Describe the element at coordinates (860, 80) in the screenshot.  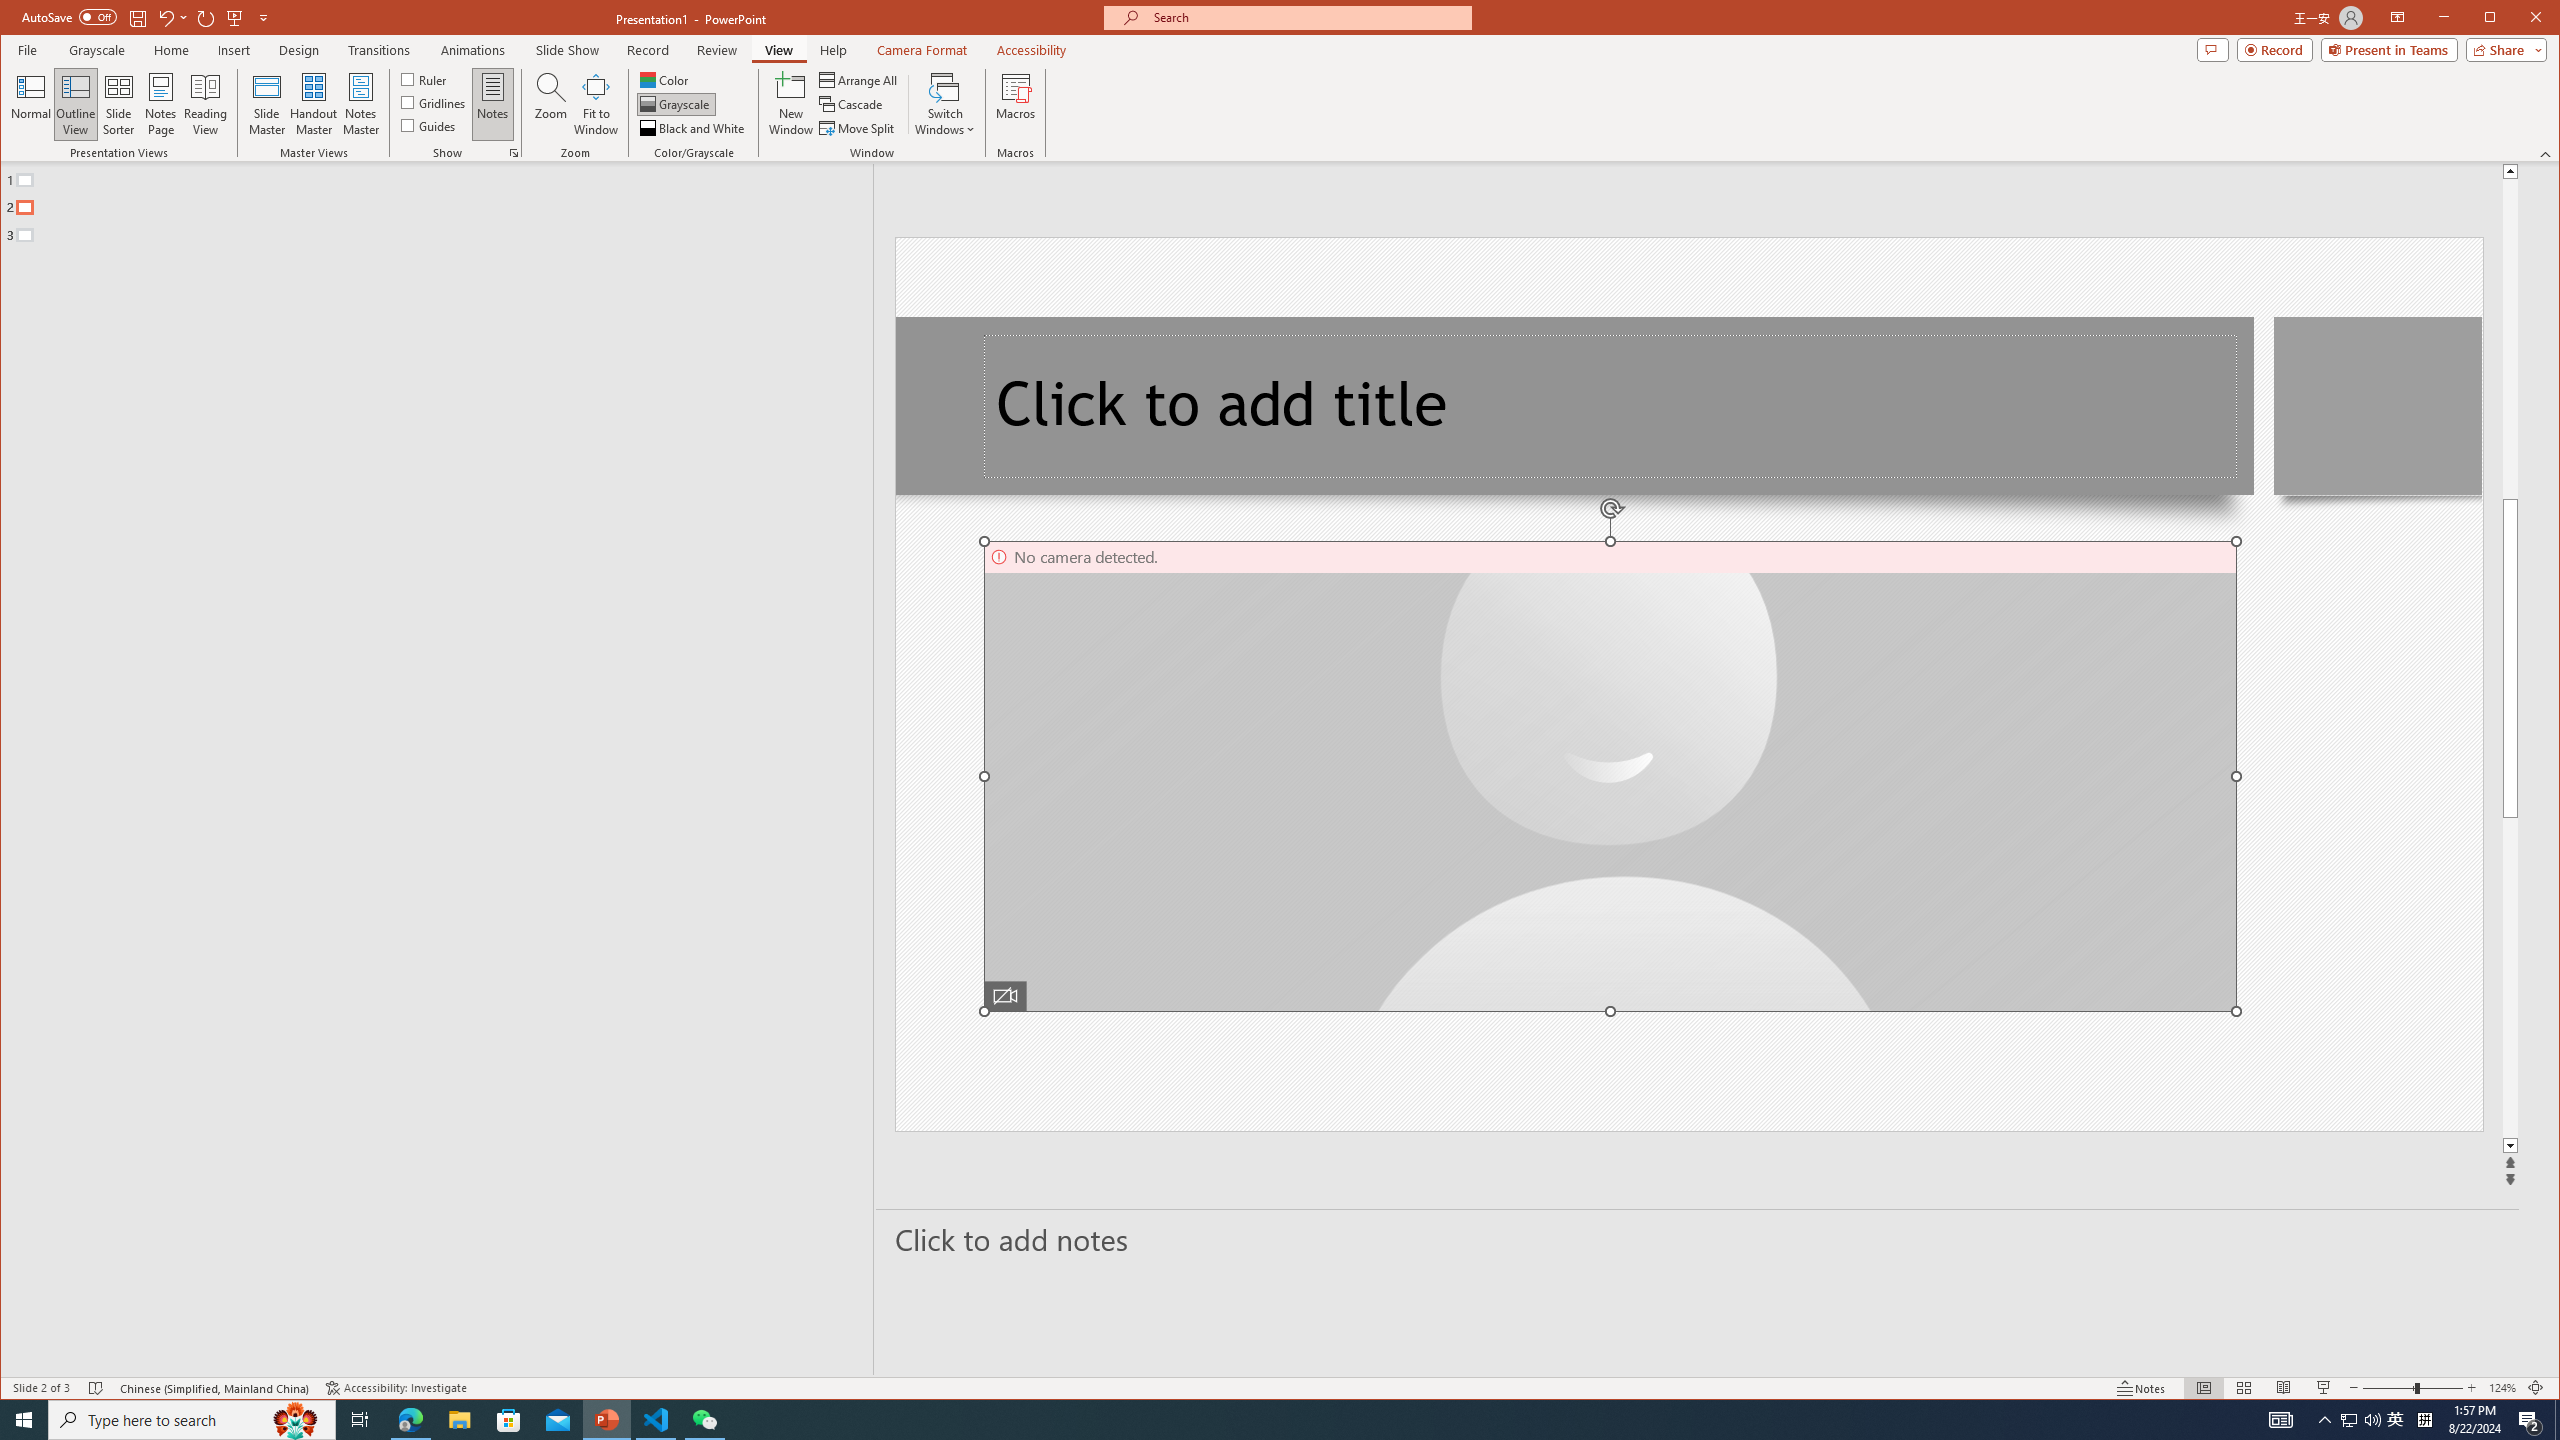
I see `'Arrange All'` at that location.